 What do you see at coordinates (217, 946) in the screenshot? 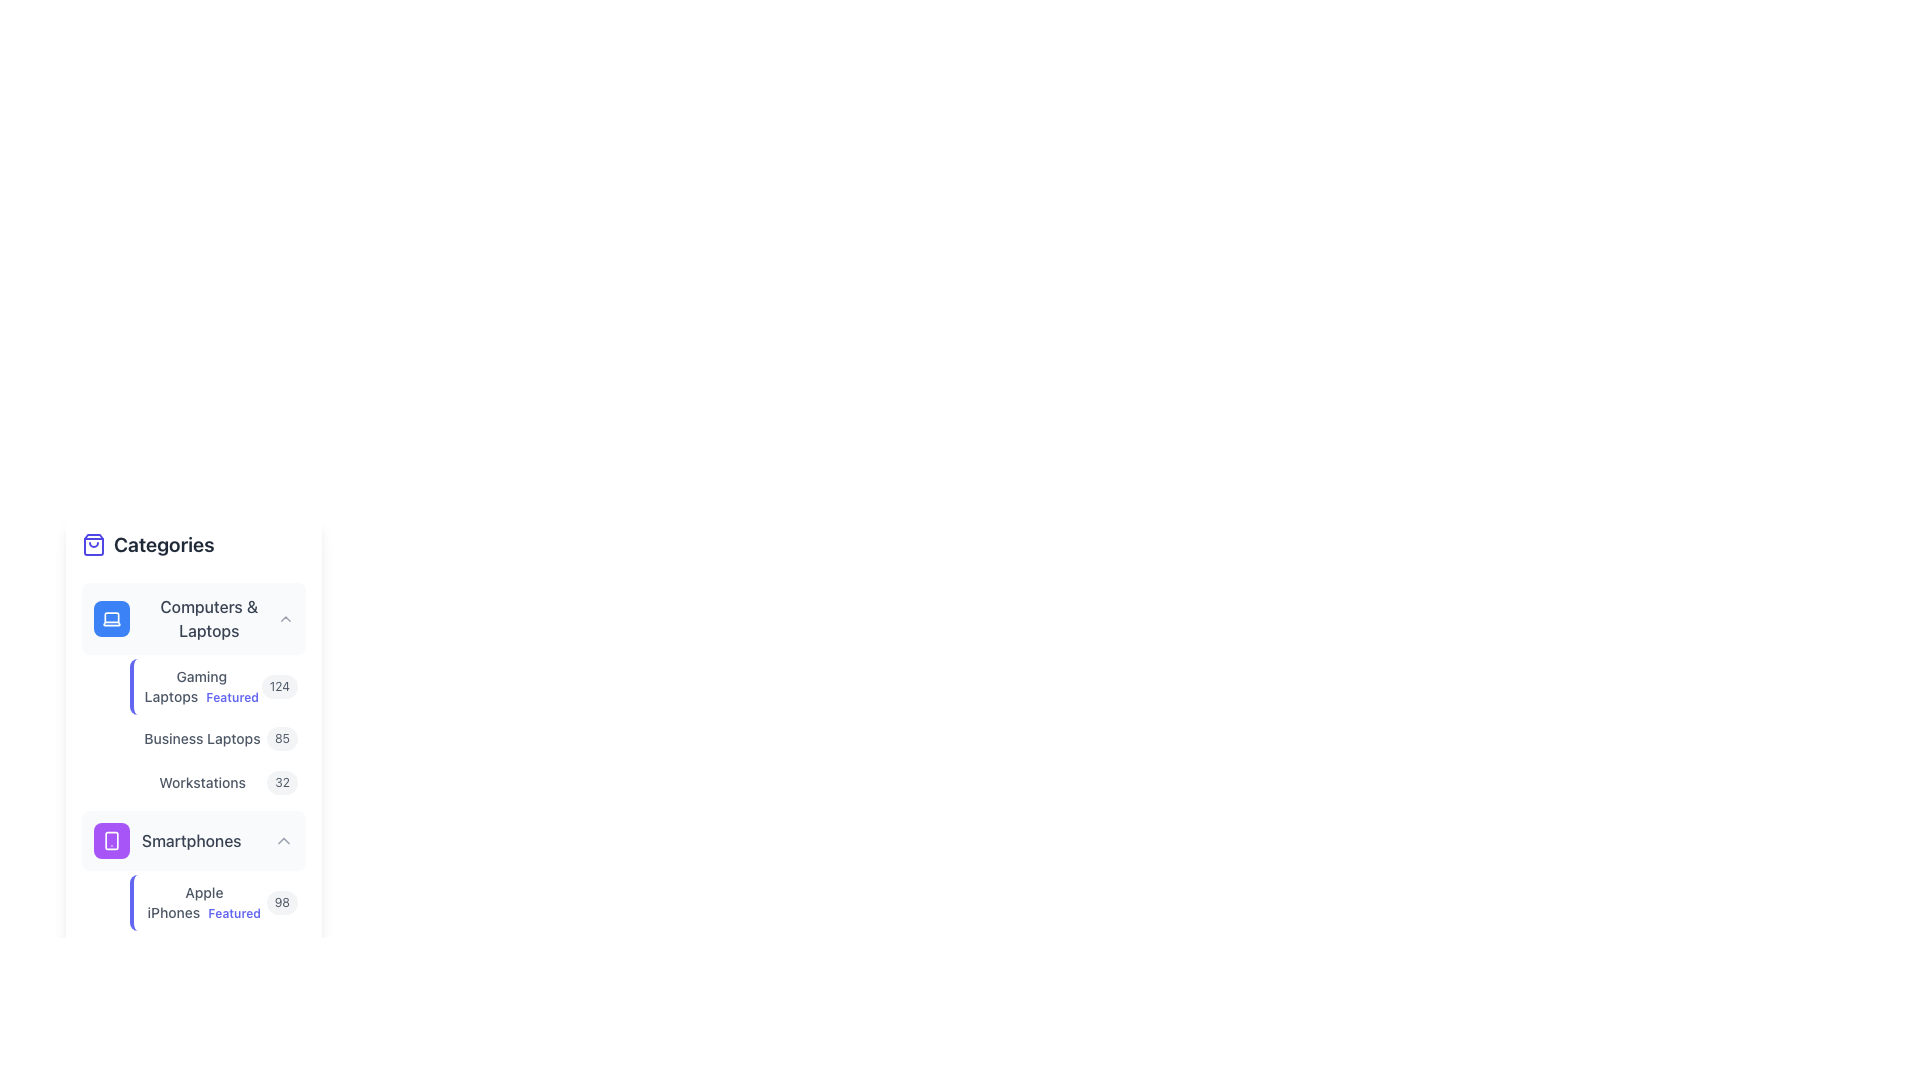
I see `the clickable list item labeled 'Apple iPhones' with a blue 'Featured' subtitle` at bounding box center [217, 946].